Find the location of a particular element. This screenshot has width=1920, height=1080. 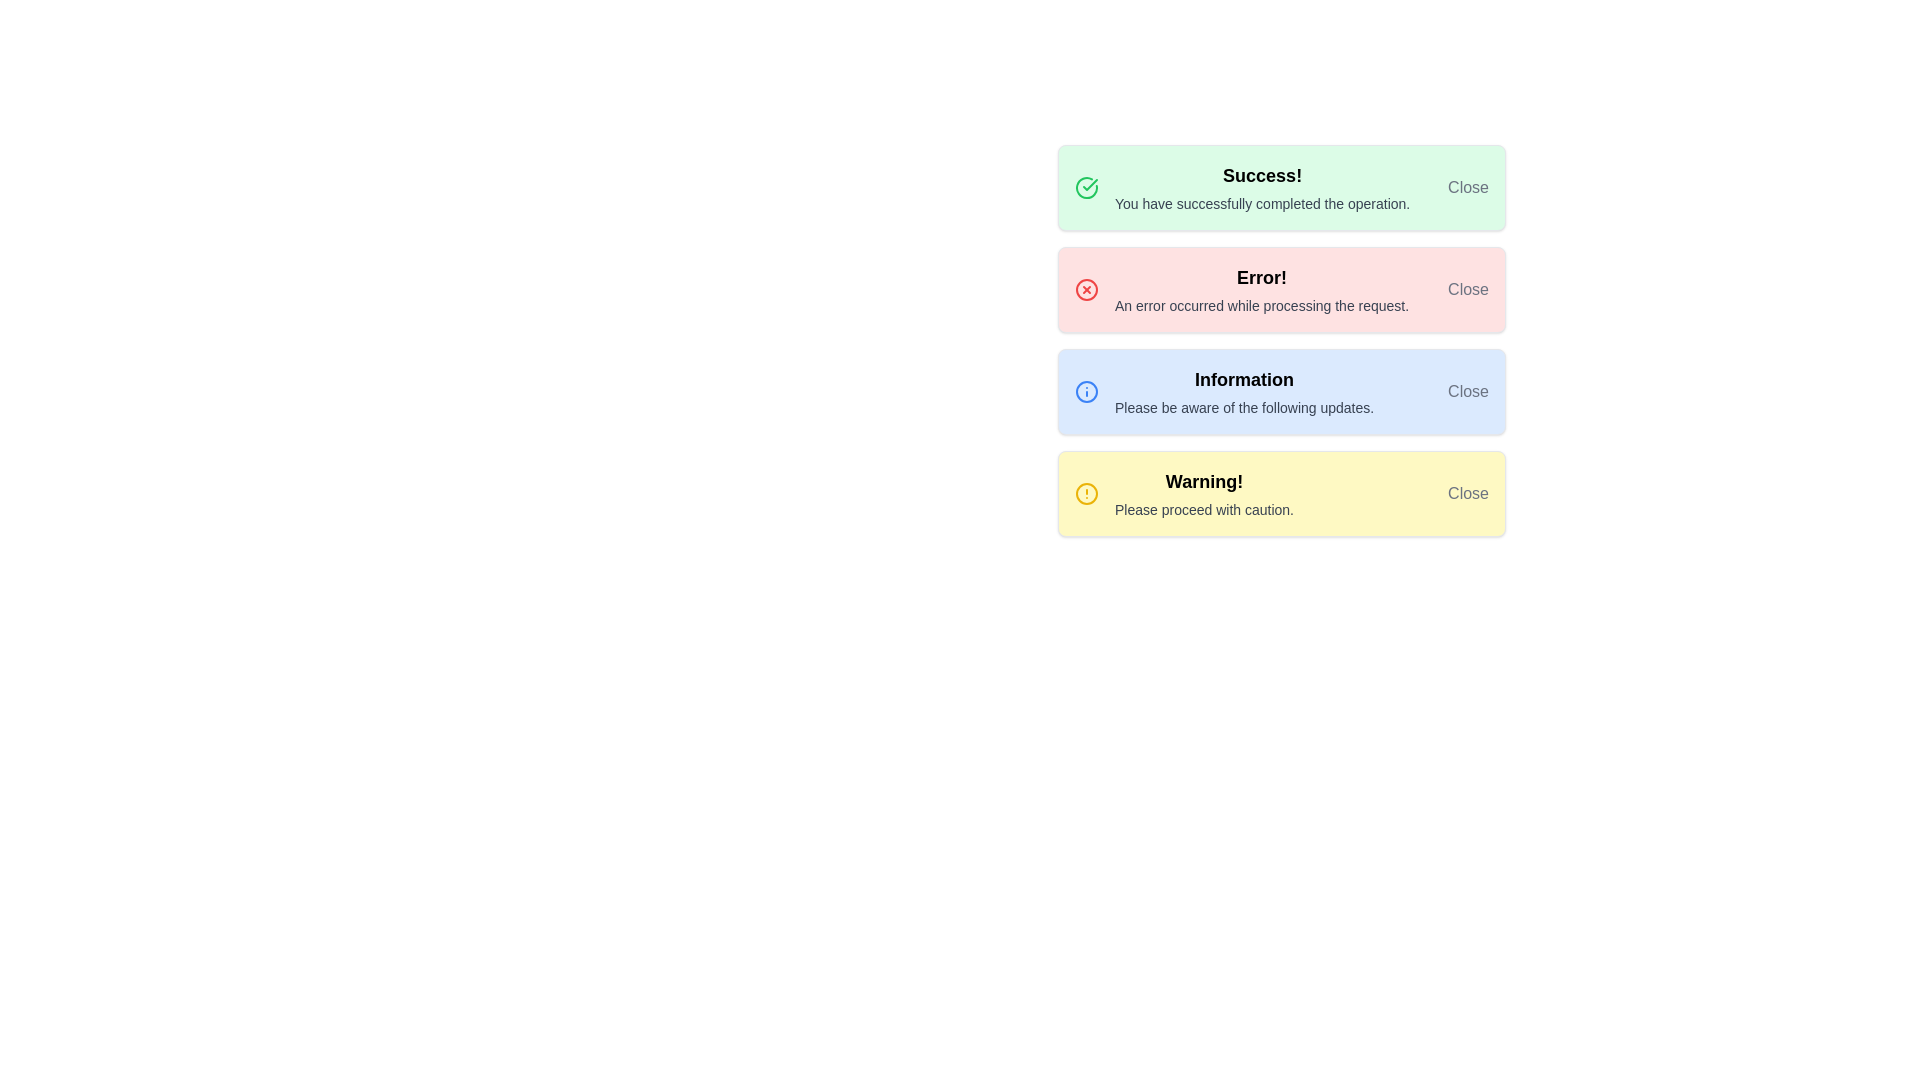

the warning message that says 'Warning! Please proceed with caution.' located at the bottom of the alert list is located at coordinates (1203, 493).